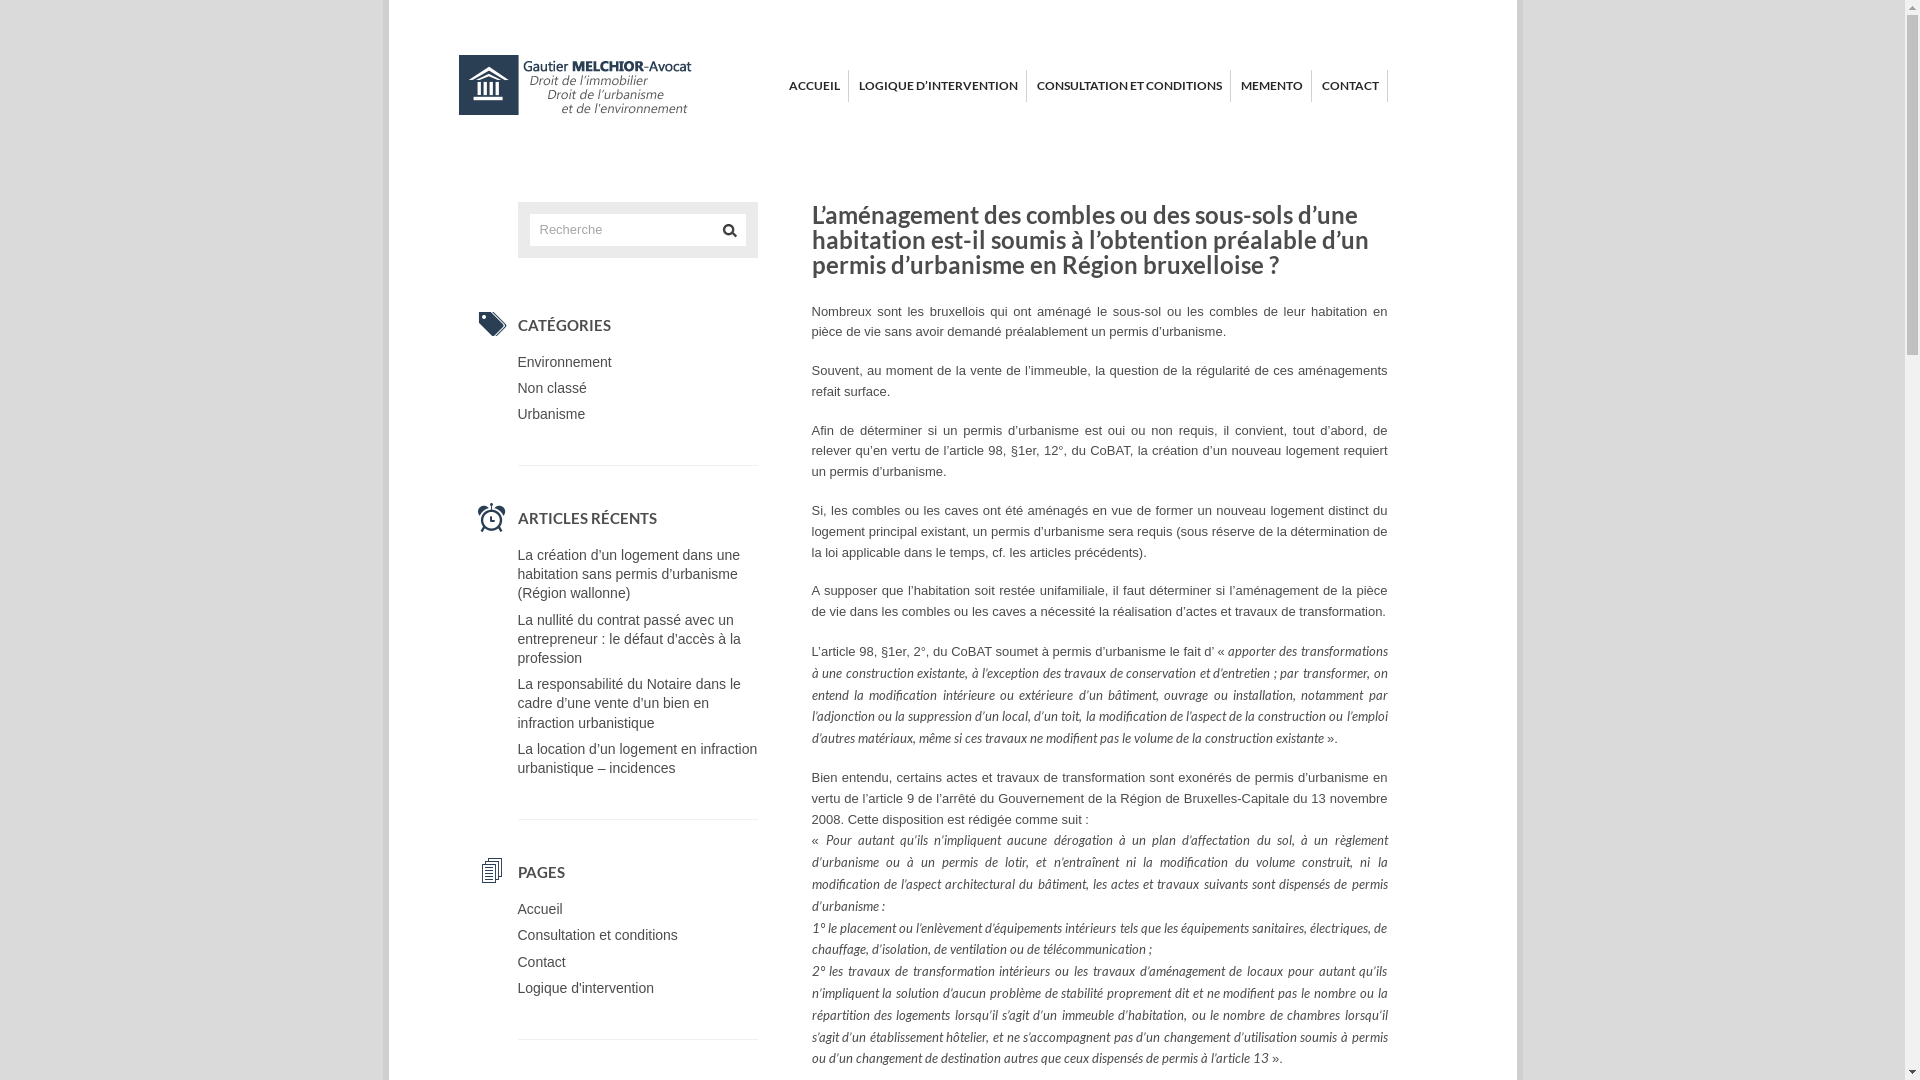 The image size is (1920, 1080). What do you see at coordinates (564, 362) in the screenshot?
I see `'Environnement'` at bounding box center [564, 362].